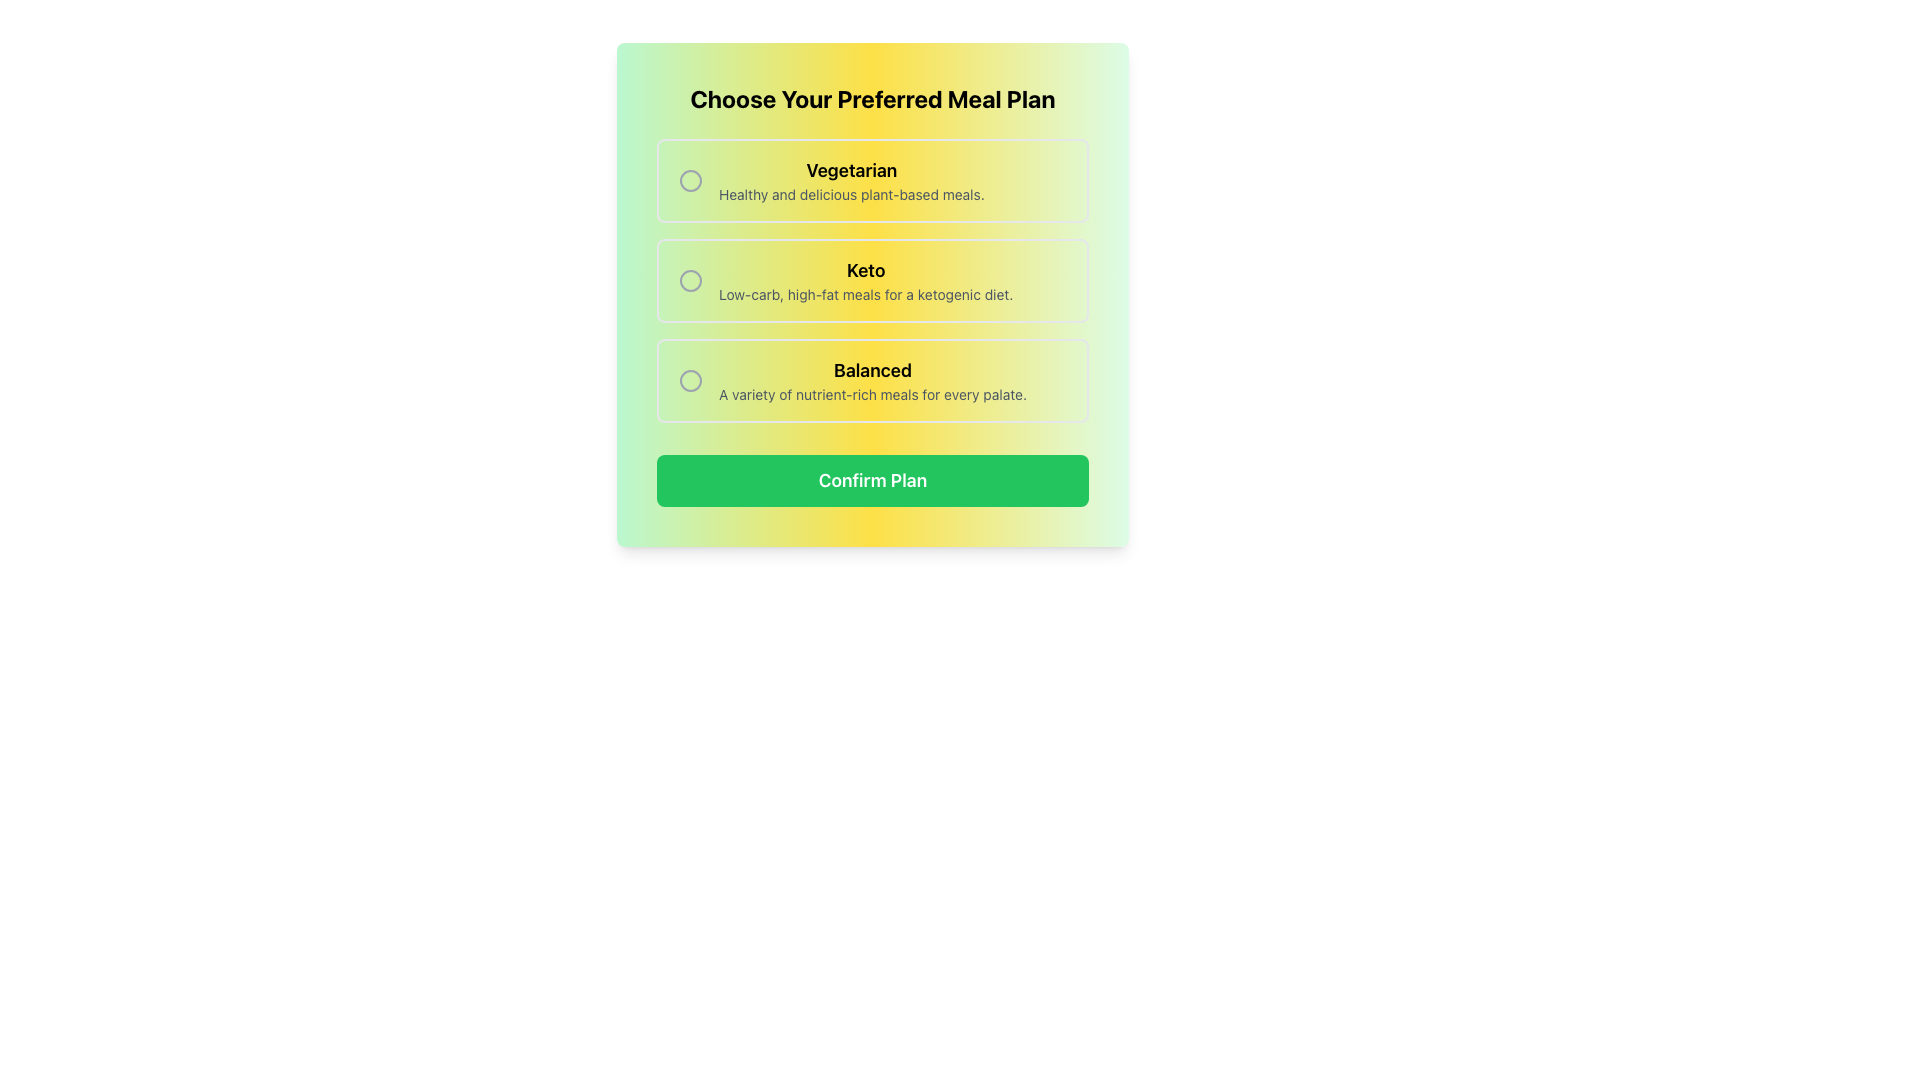  I want to click on the descriptive text below the 'Balanced' label in the third meal plan option card, so click(873, 394).